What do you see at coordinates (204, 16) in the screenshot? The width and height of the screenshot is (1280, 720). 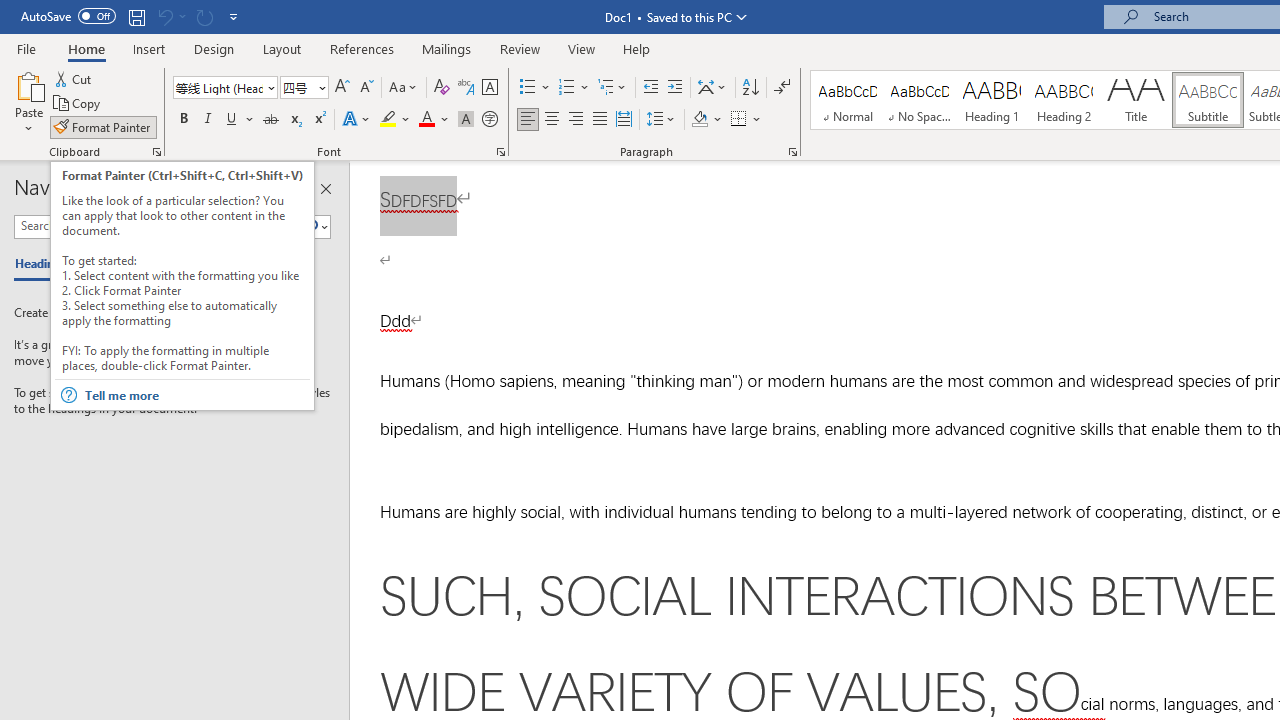 I see `'Can'` at bounding box center [204, 16].